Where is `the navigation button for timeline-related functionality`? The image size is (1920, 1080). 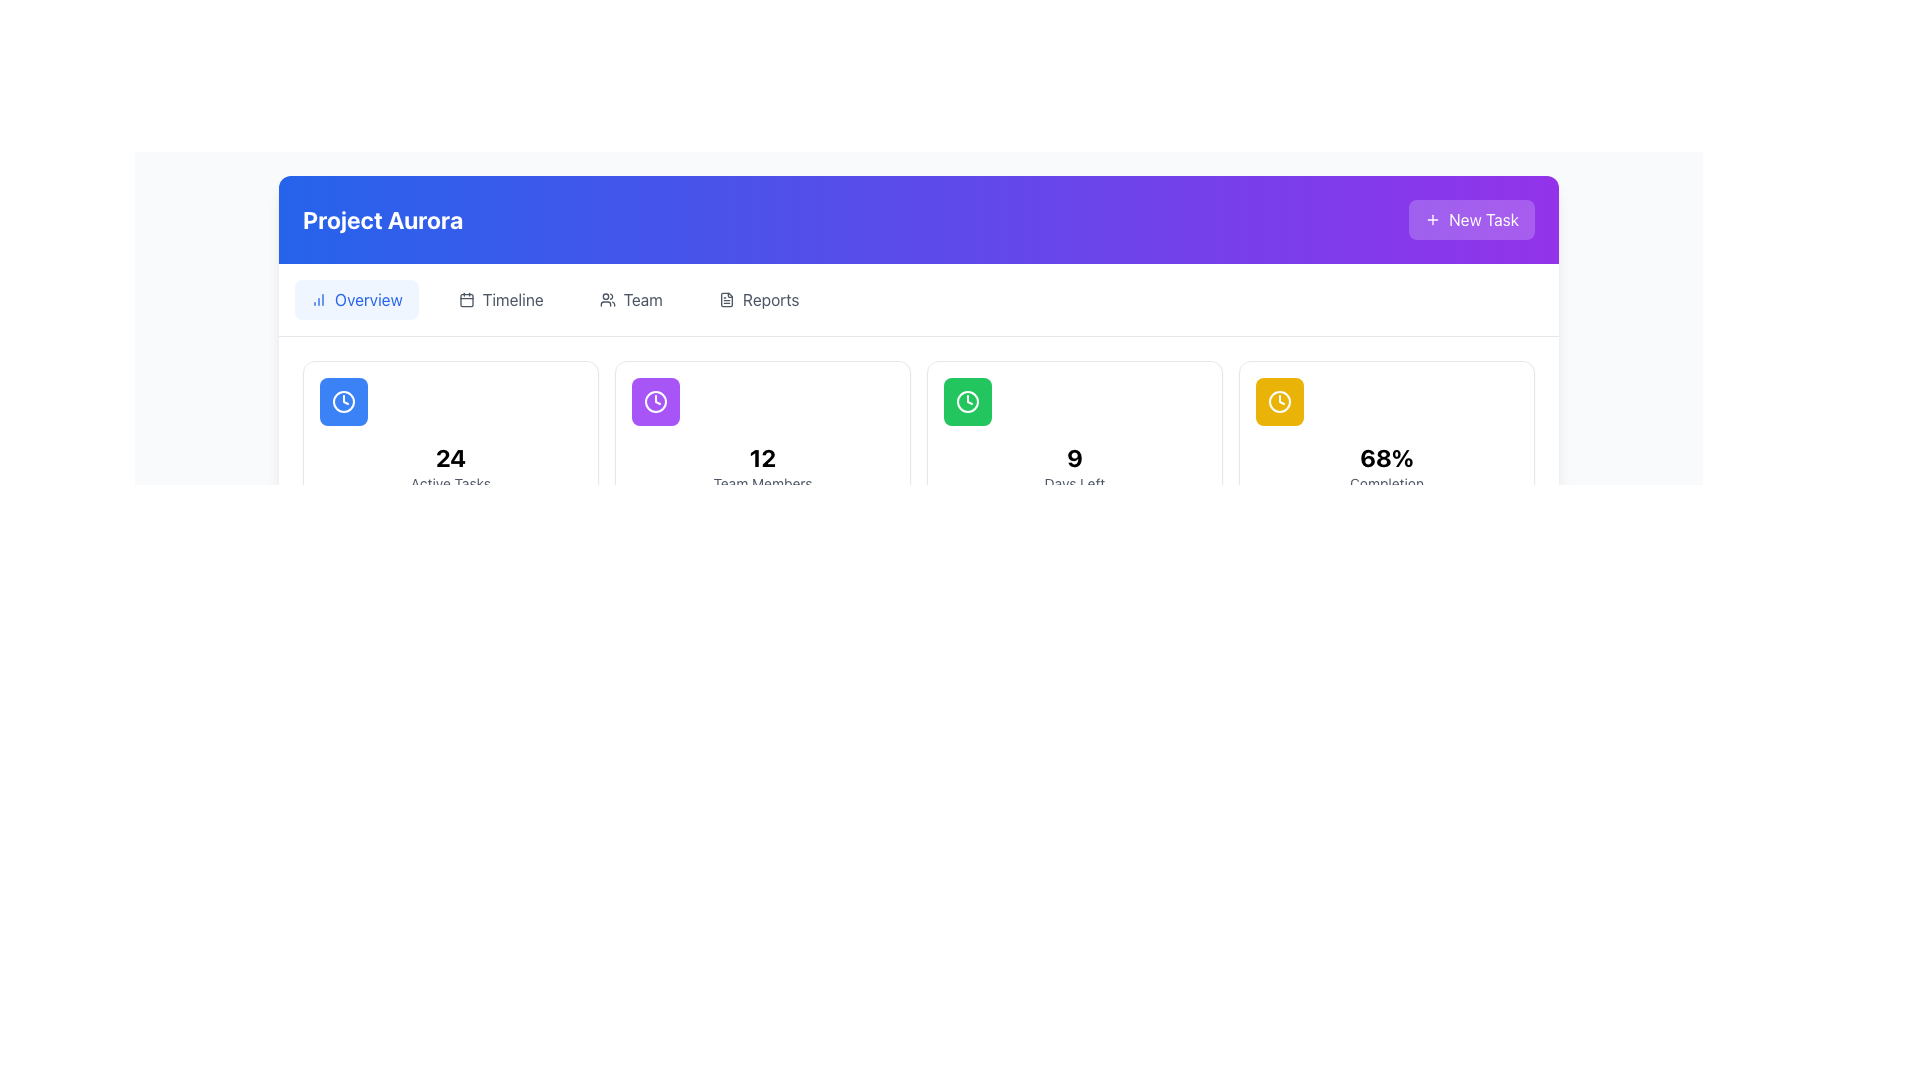 the navigation button for timeline-related functionality is located at coordinates (513, 300).